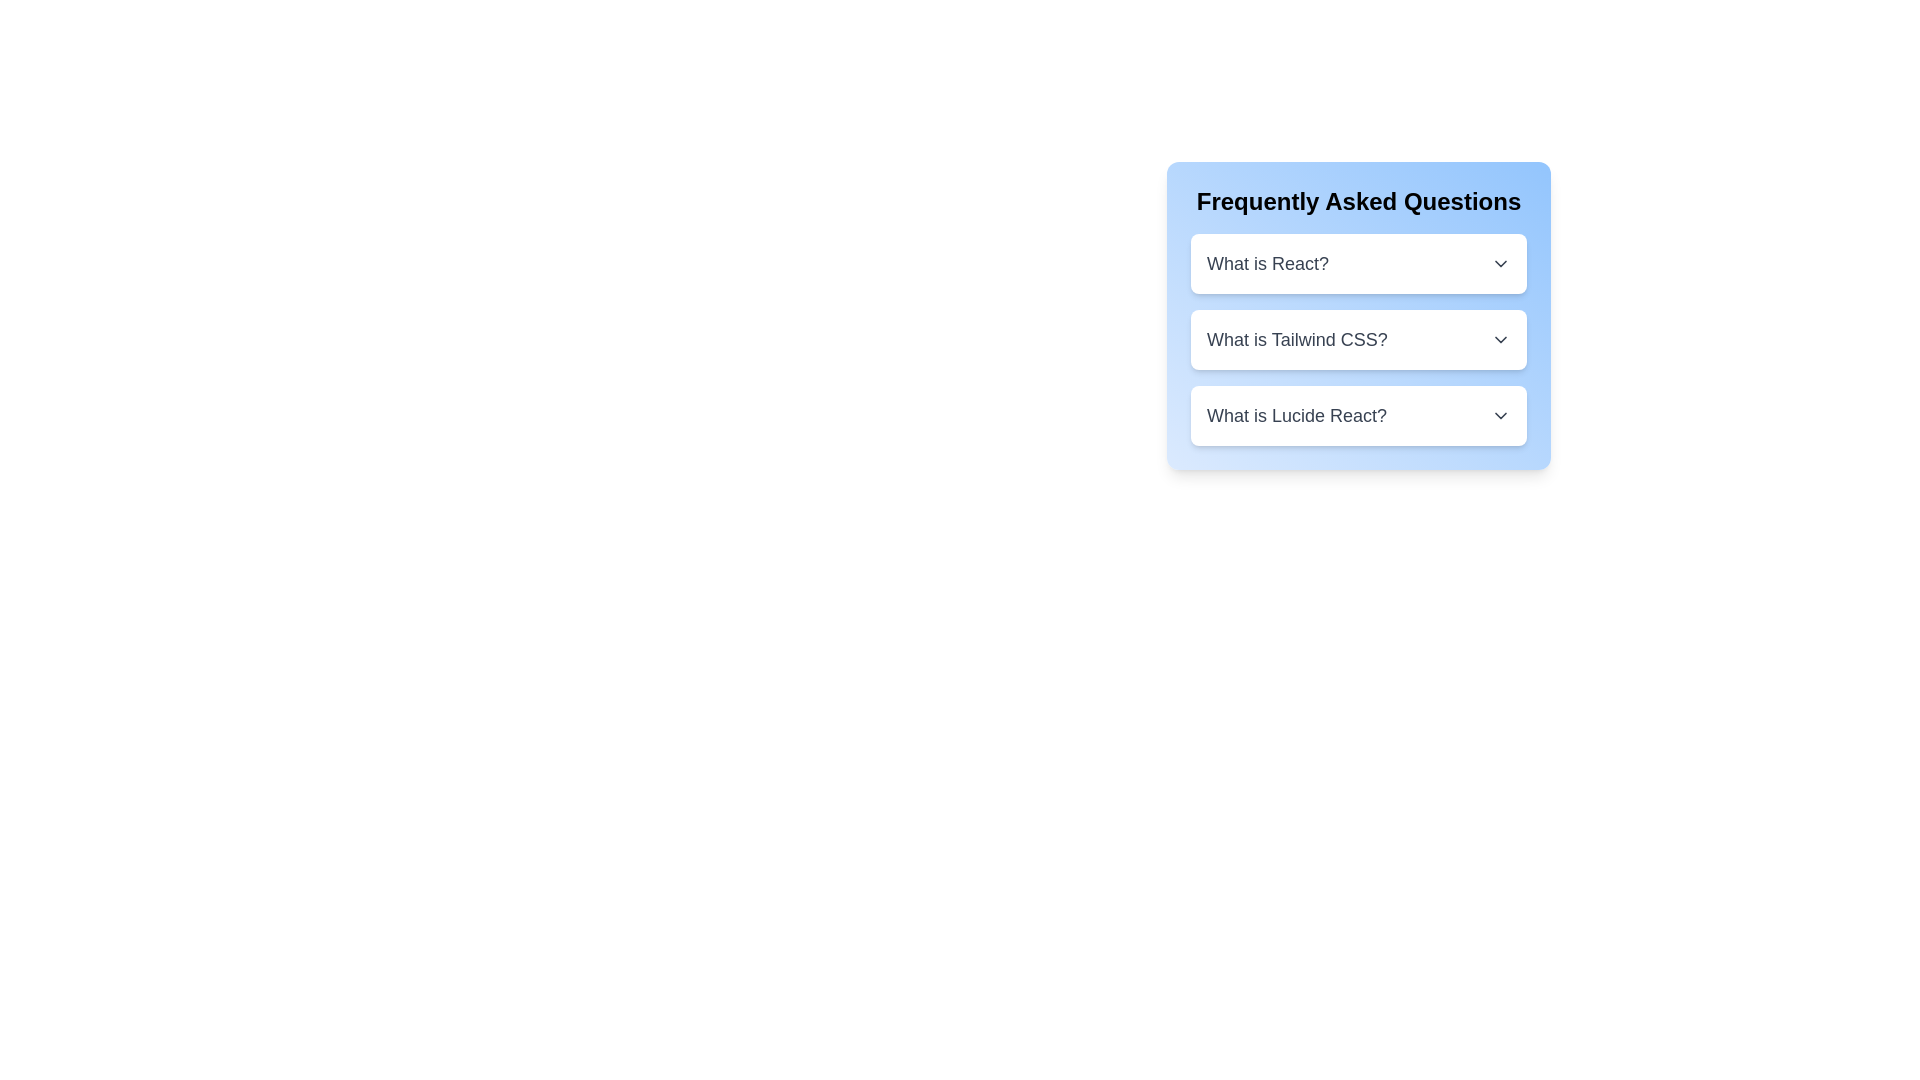 The width and height of the screenshot is (1920, 1080). I want to click on the downward-facing chevron icon located to the right of the question text 'What is Tailwind CSS?', so click(1501, 338).